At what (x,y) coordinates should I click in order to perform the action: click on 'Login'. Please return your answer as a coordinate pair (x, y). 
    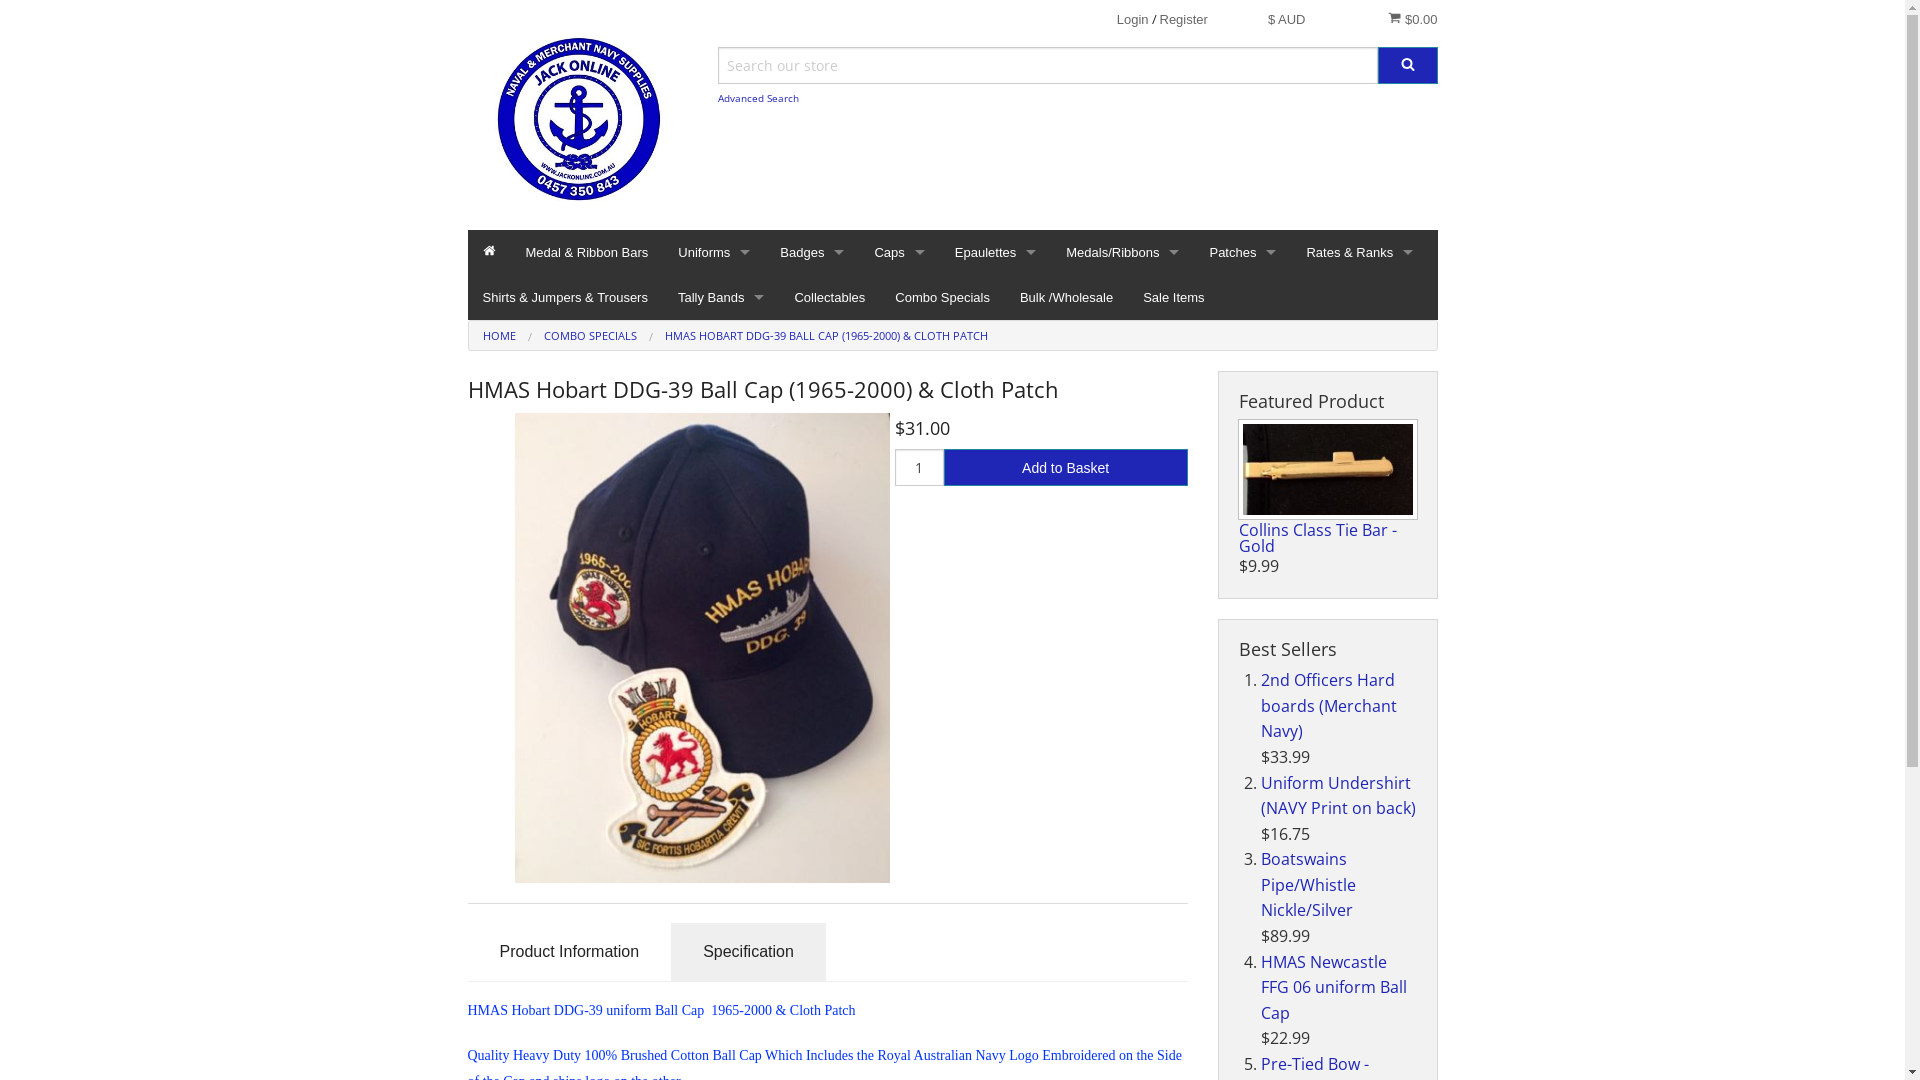
    Looking at the image, I should click on (1132, 19).